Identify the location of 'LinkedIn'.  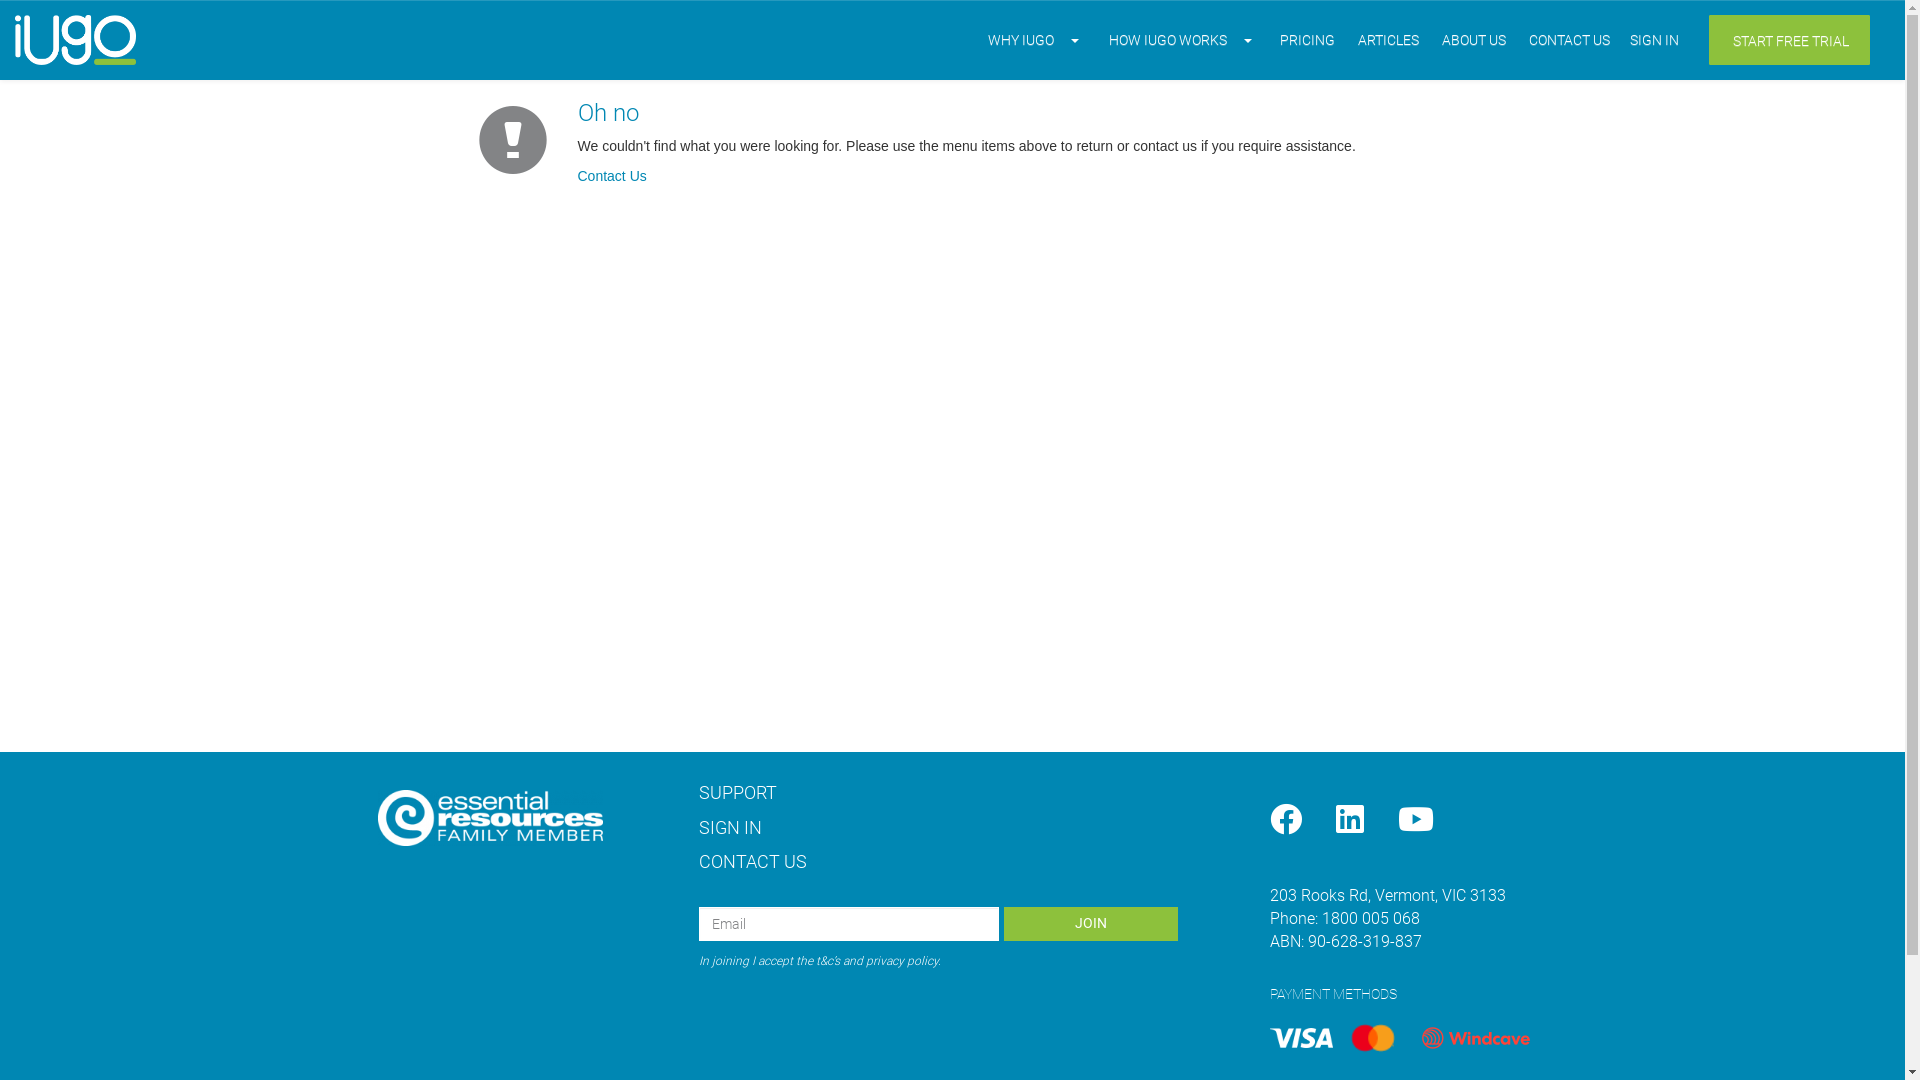
(1349, 820).